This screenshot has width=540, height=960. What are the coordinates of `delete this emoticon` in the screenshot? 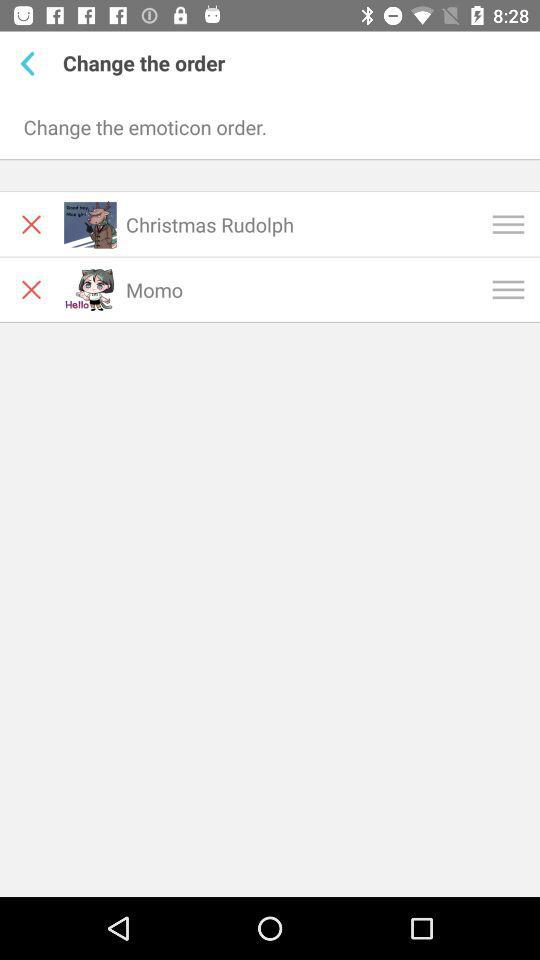 It's located at (30, 224).